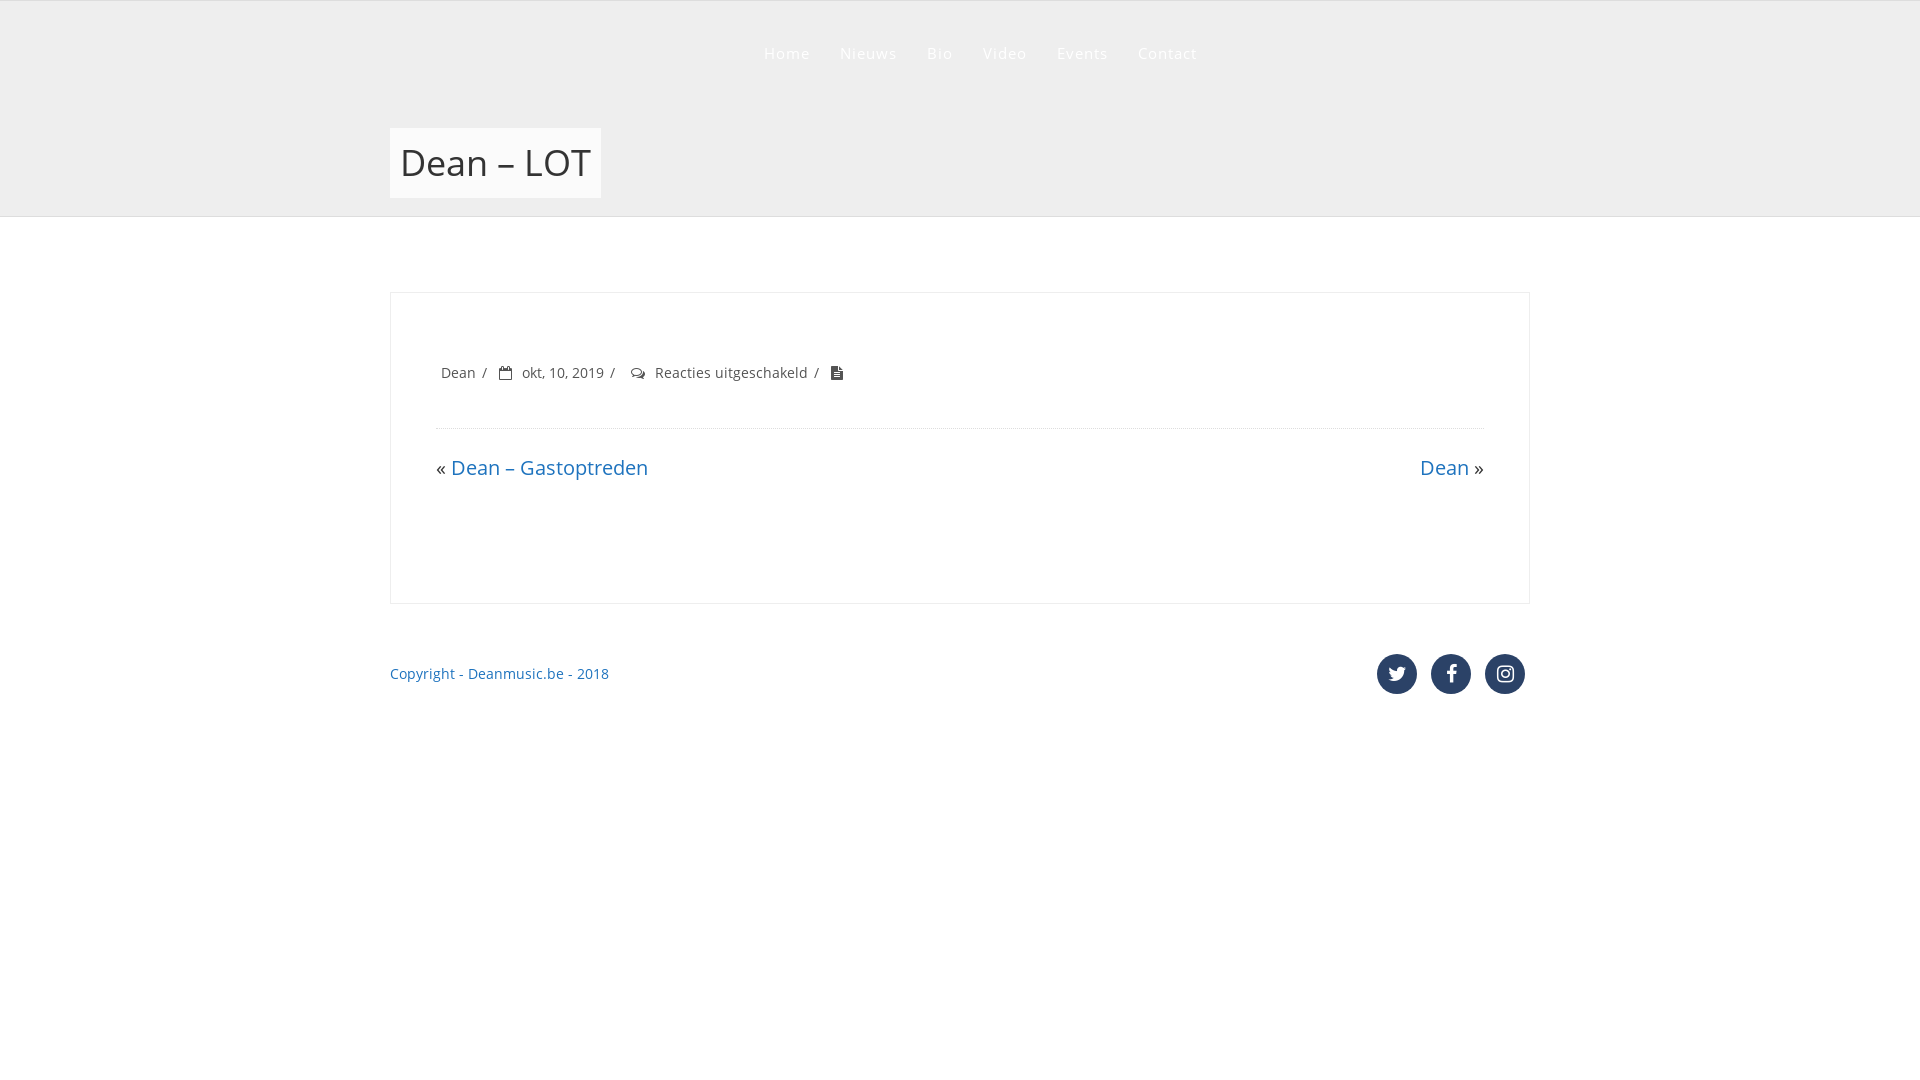  What do you see at coordinates (1003, 52) in the screenshot?
I see `'Video'` at bounding box center [1003, 52].